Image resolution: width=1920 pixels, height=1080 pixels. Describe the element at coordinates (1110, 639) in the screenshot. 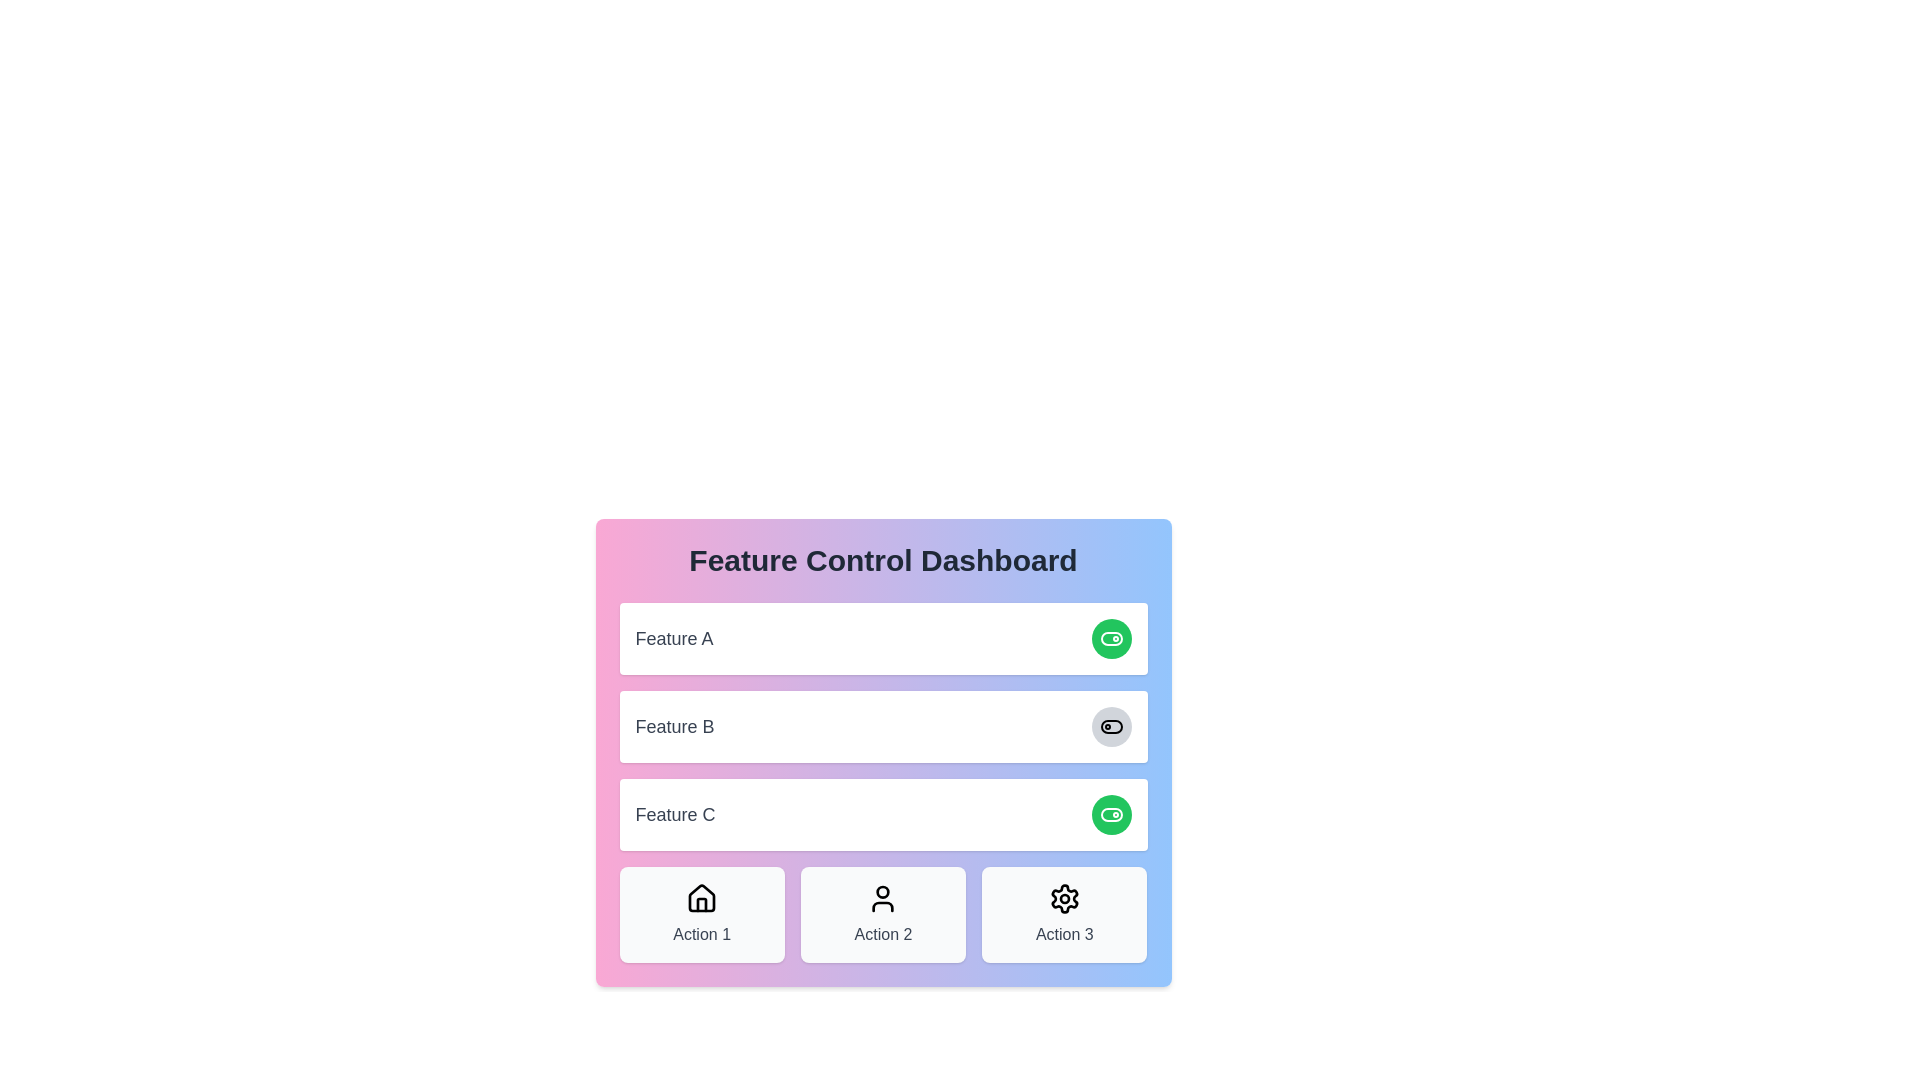

I see `the third toggle switch in the dashboard section` at that location.